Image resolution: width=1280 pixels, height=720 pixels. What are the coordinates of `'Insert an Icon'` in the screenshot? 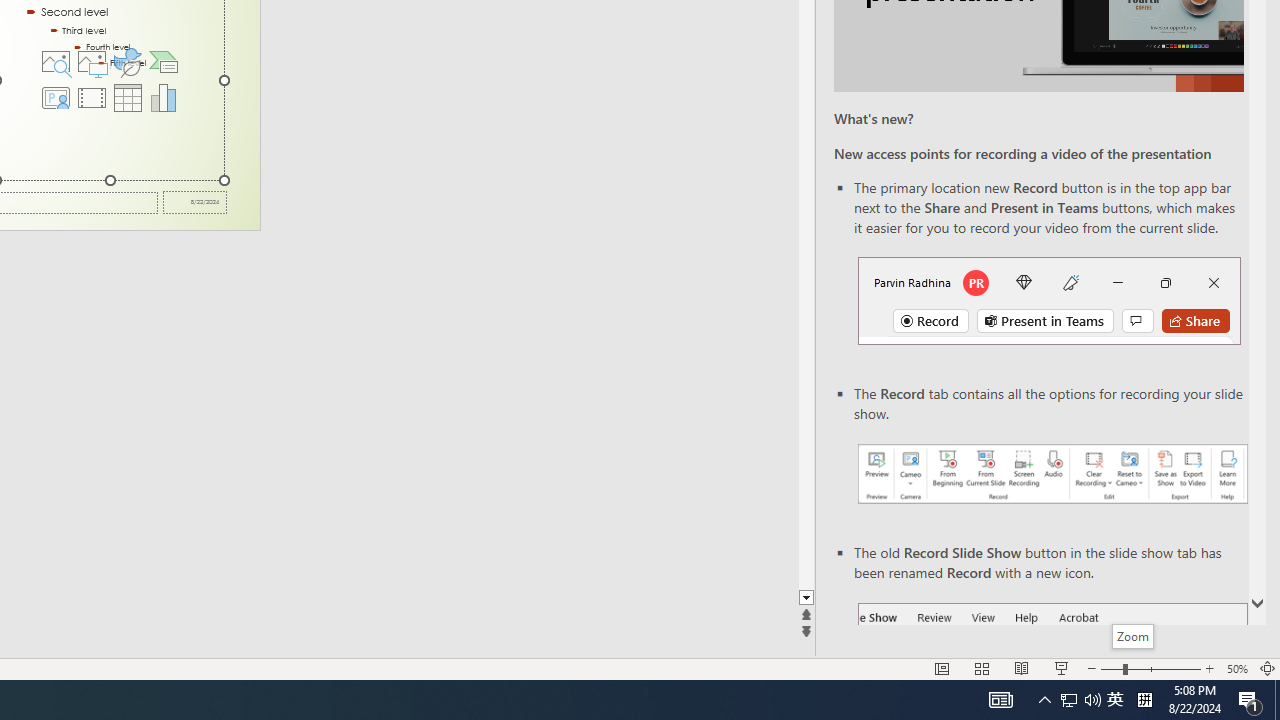 It's located at (127, 60).